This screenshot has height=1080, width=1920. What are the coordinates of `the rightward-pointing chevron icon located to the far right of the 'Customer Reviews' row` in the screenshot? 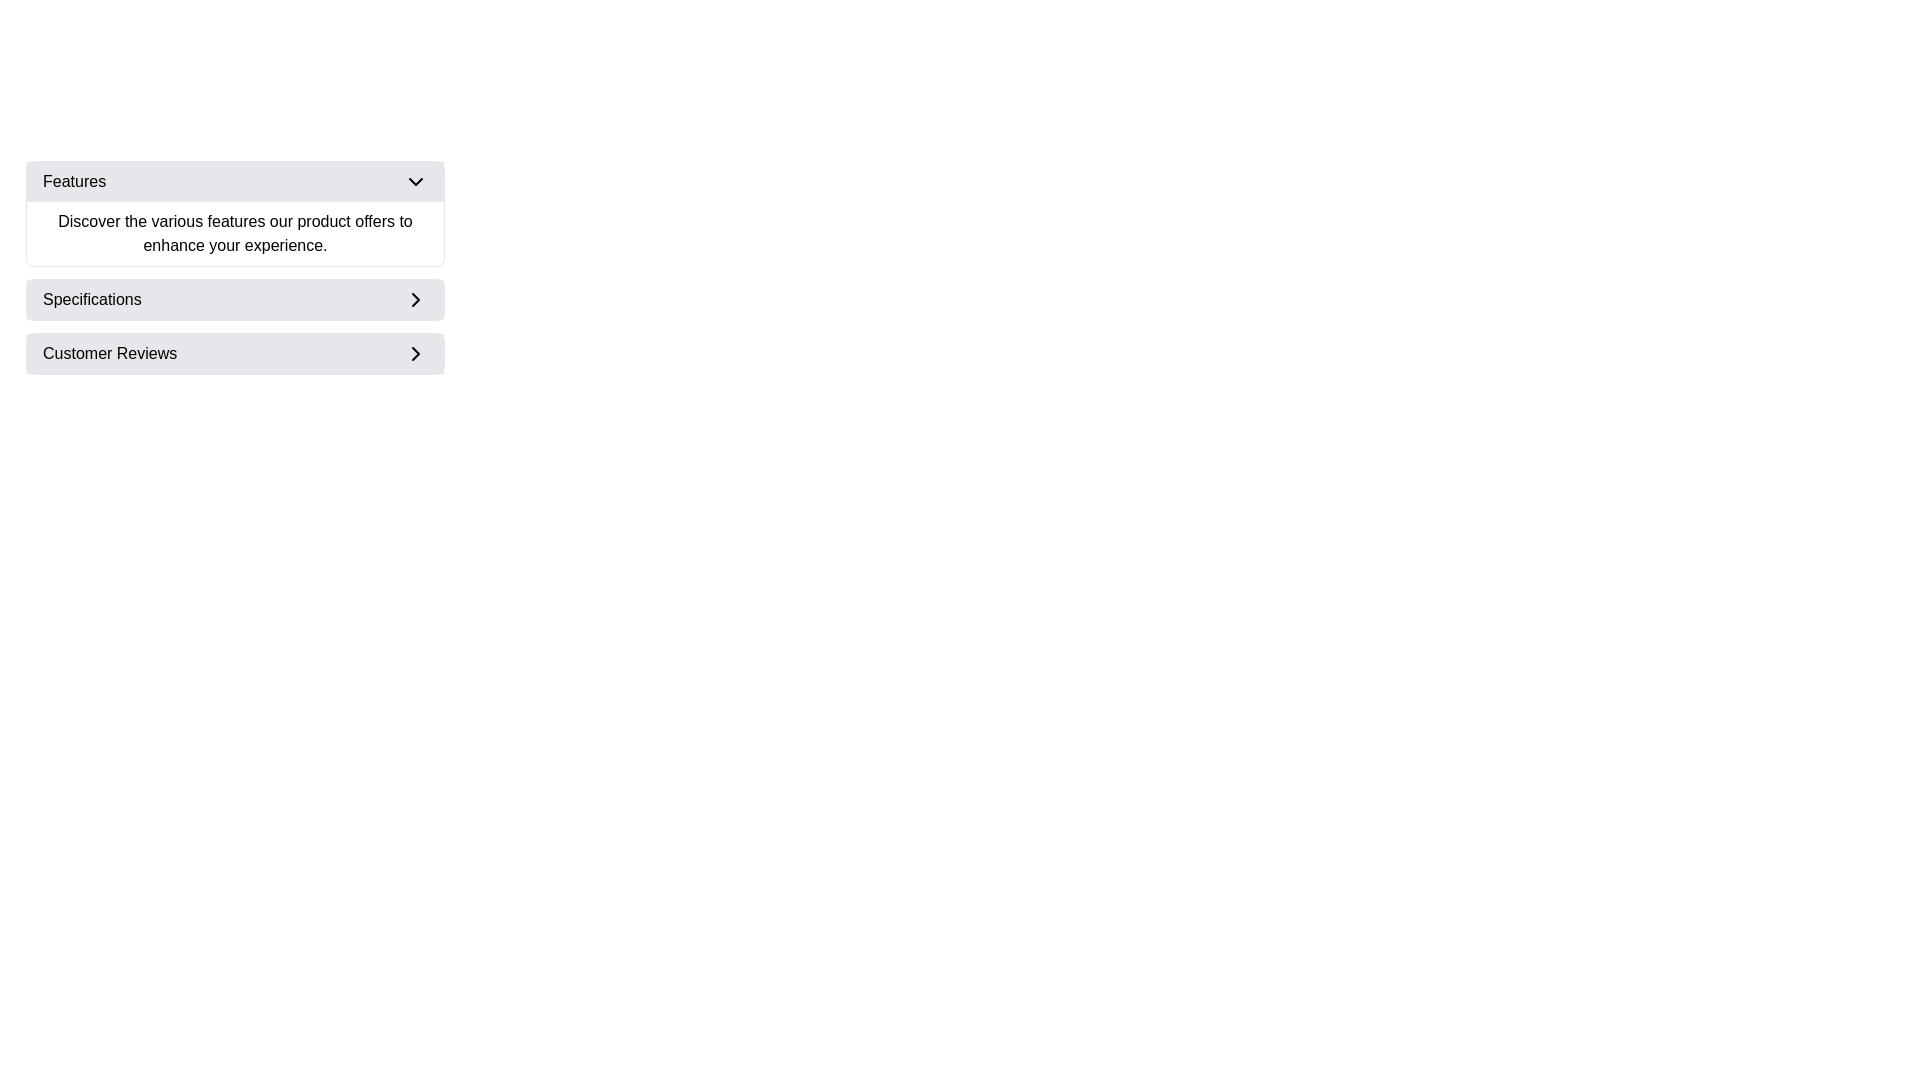 It's located at (415, 353).